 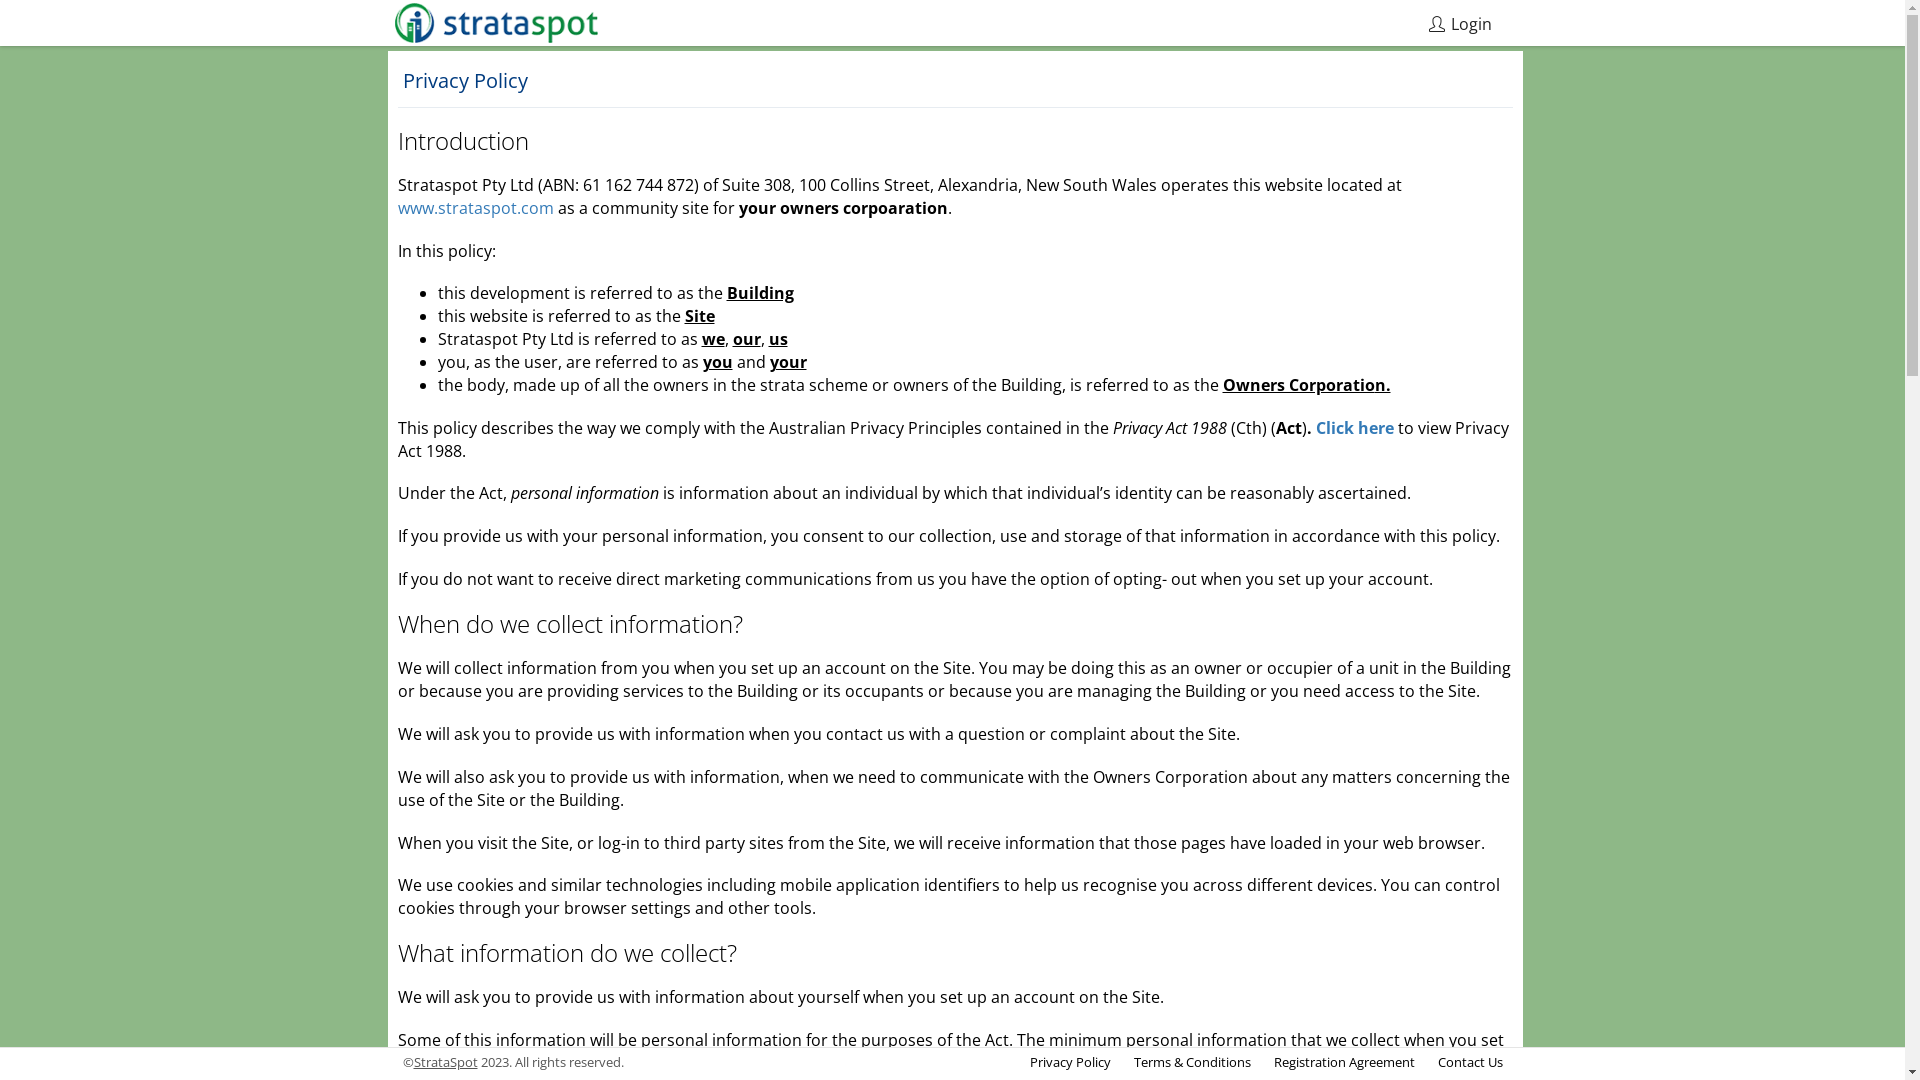 I want to click on 'www.strataspot.com', so click(x=474, y=208).